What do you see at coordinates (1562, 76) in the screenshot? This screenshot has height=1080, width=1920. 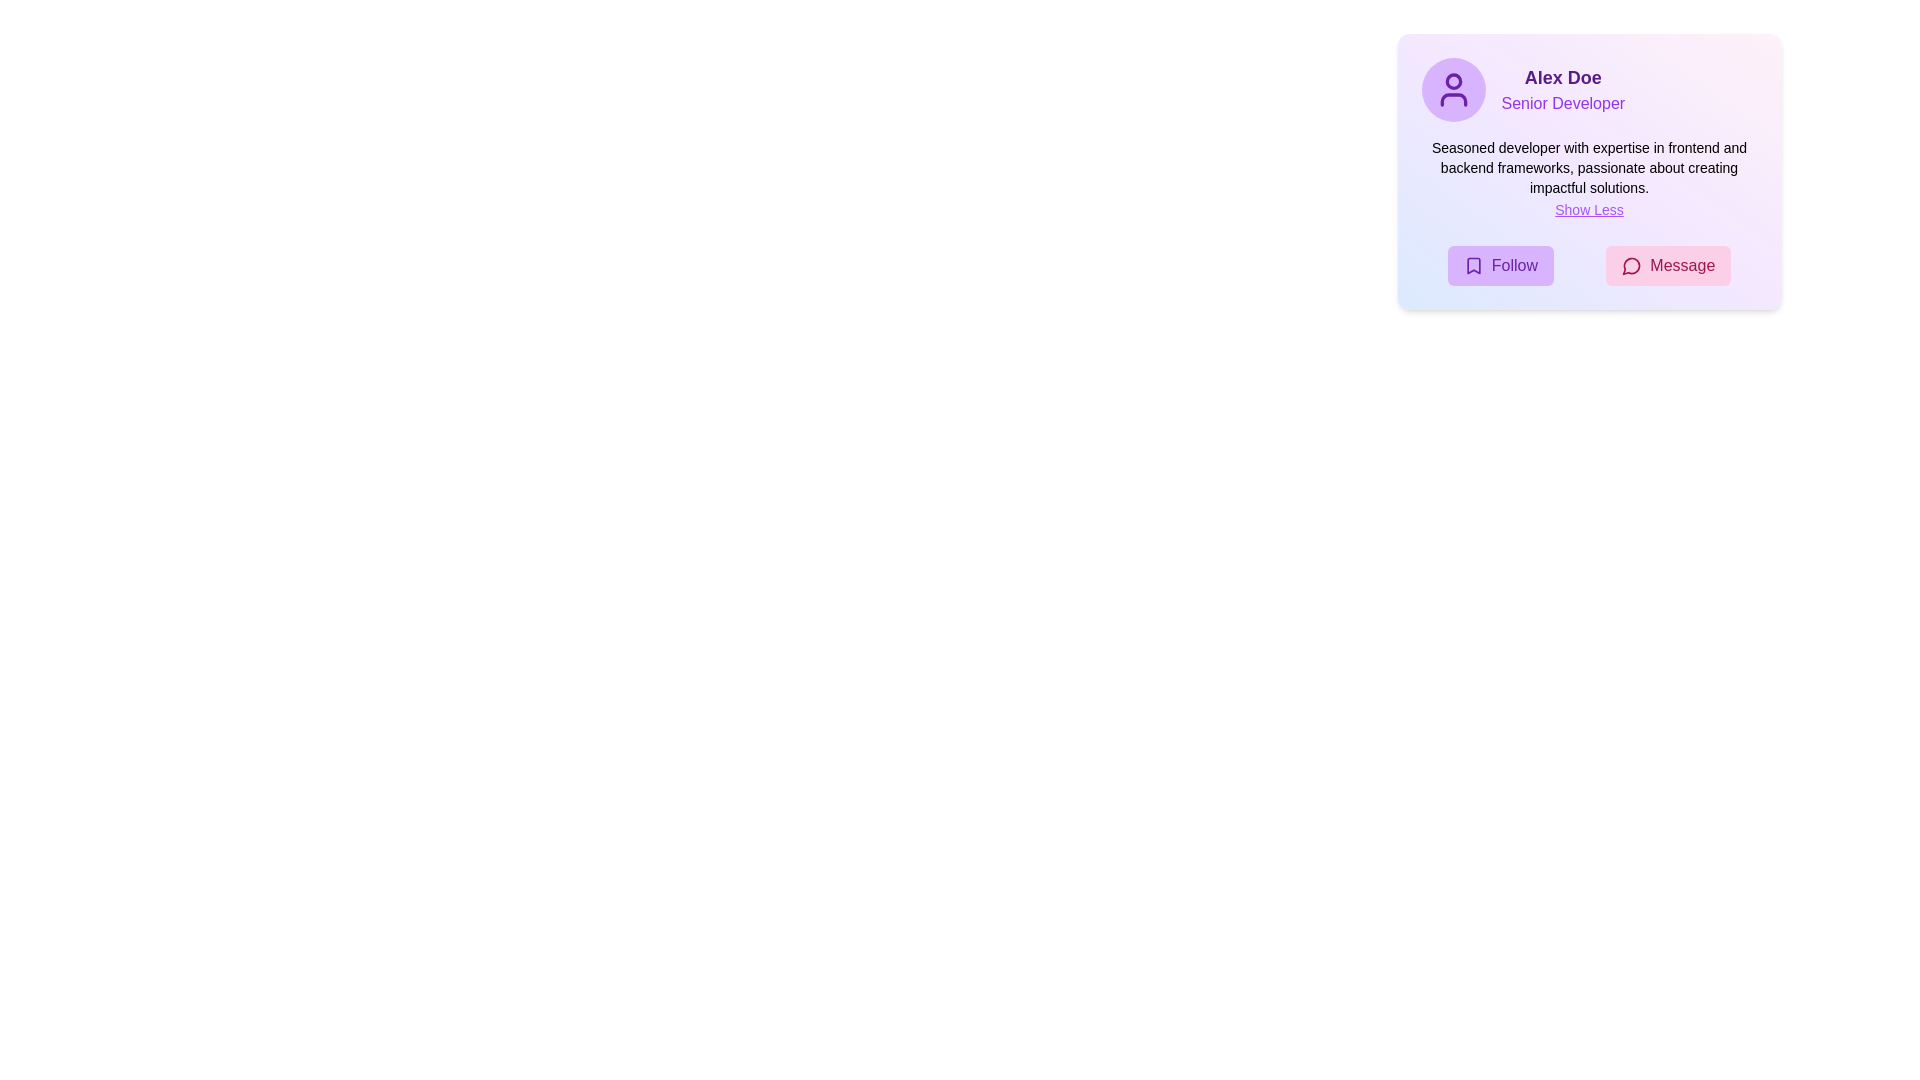 I see `text content of the profile name label, located at the top of the profile card, right next to the circular profile icon` at bounding box center [1562, 76].